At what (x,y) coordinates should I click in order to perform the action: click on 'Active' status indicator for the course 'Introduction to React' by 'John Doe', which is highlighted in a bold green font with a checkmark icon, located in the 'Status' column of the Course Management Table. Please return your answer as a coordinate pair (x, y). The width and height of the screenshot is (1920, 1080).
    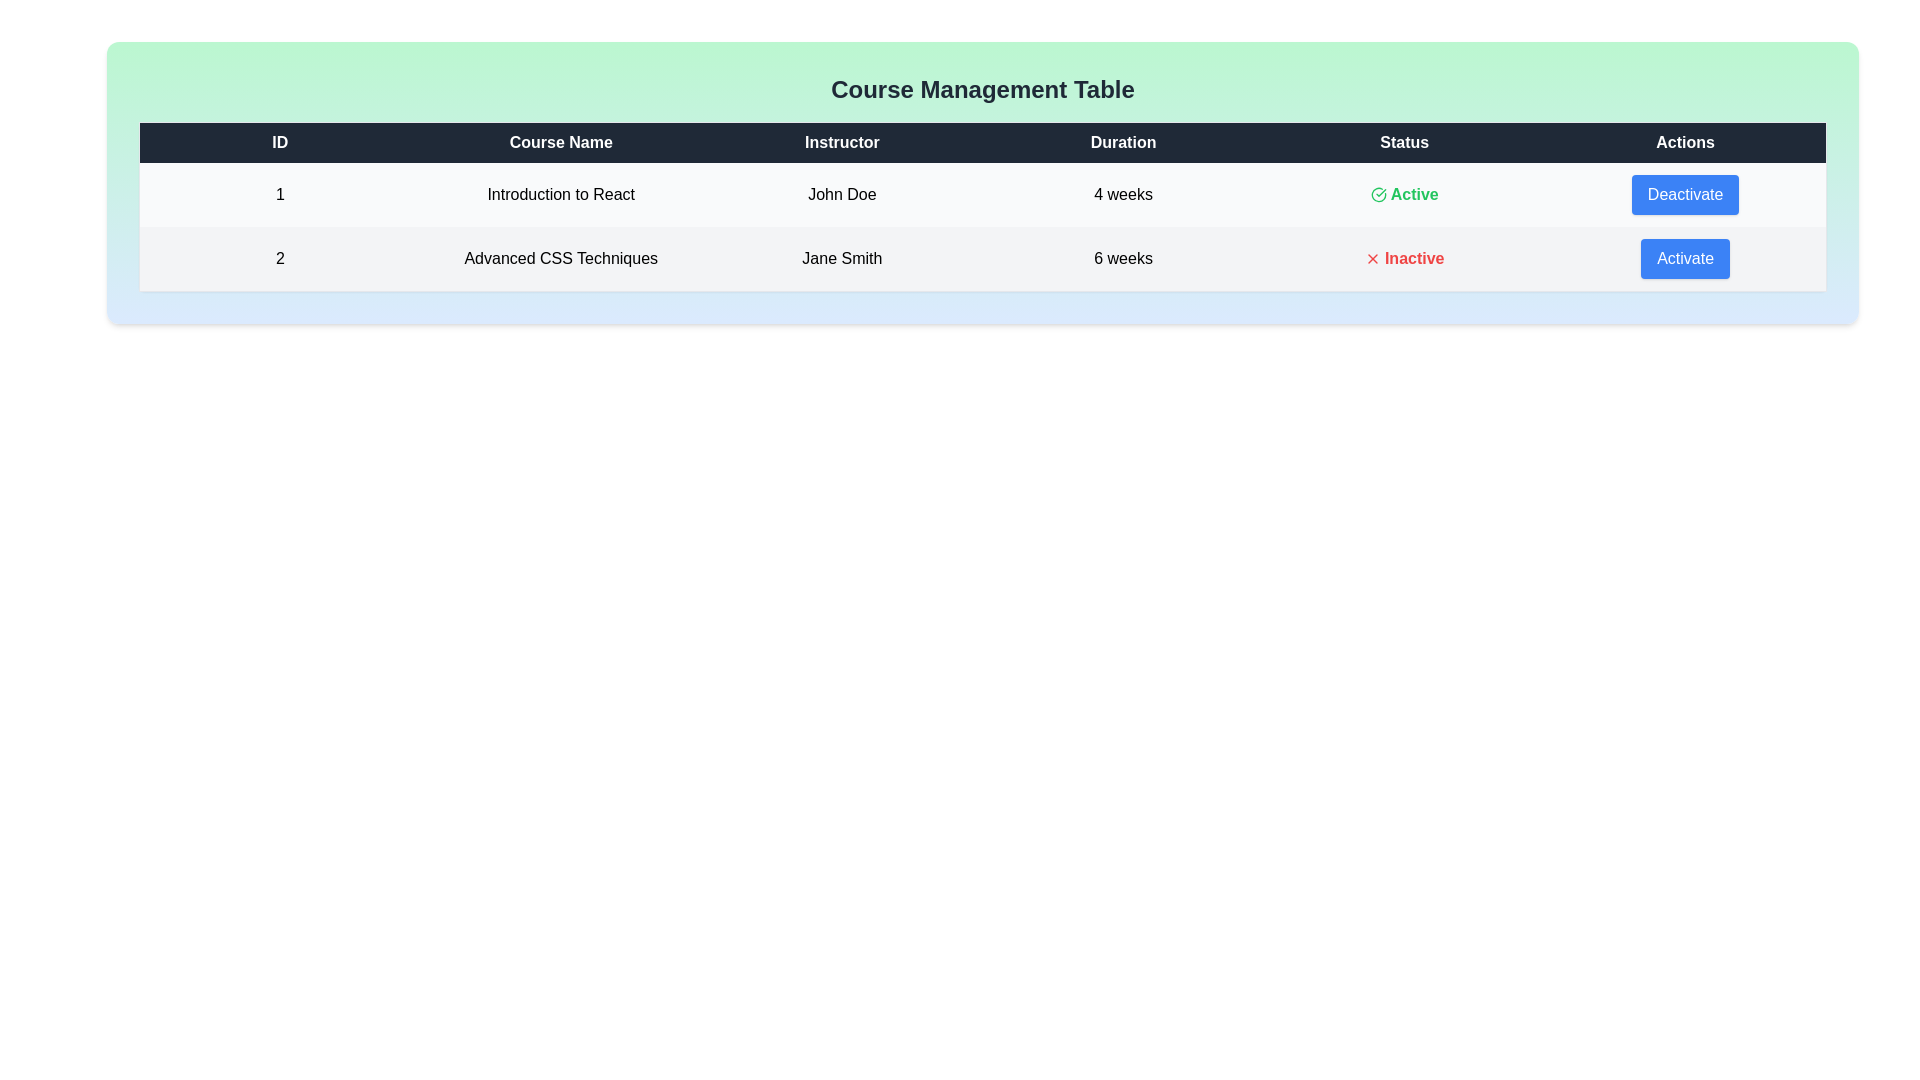
    Looking at the image, I should click on (1403, 195).